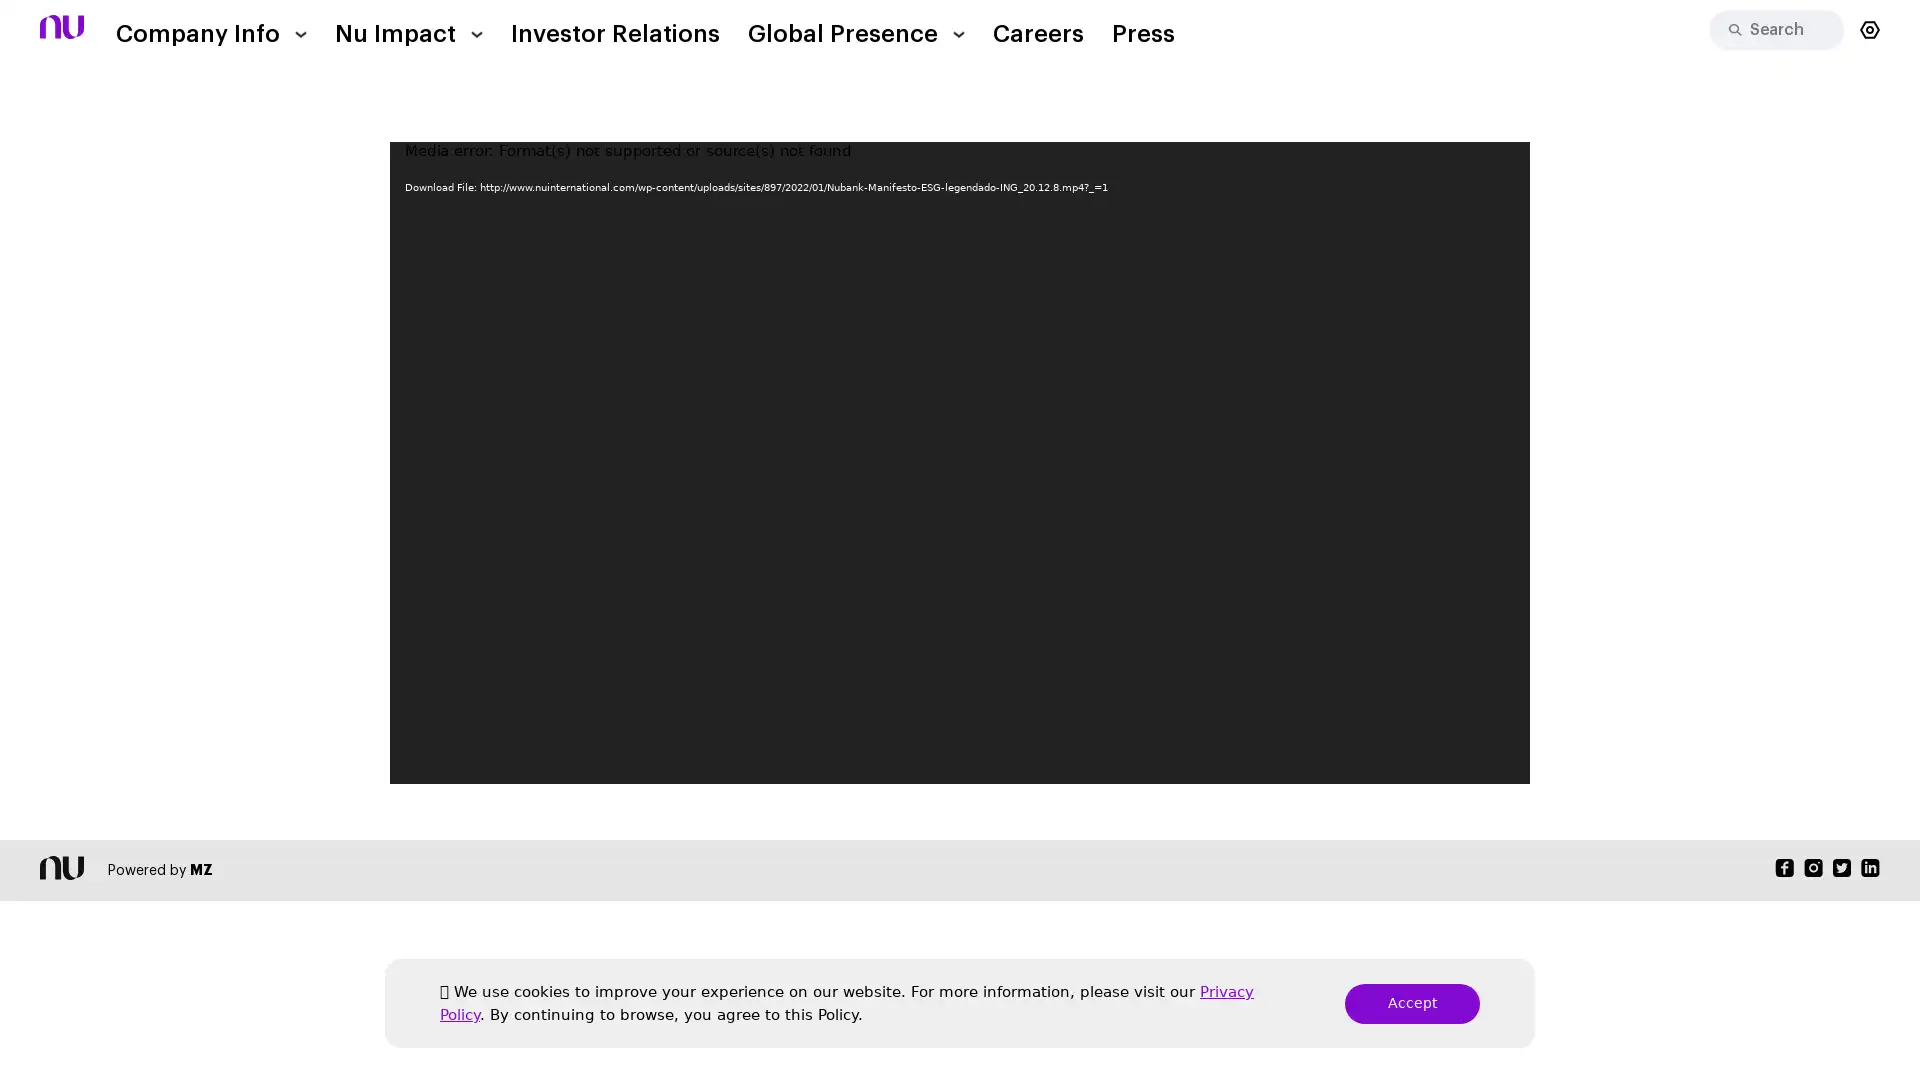  What do you see at coordinates (1472, 763) in the screenshot?
I see `Mute` at bounding box center [1472, 763].